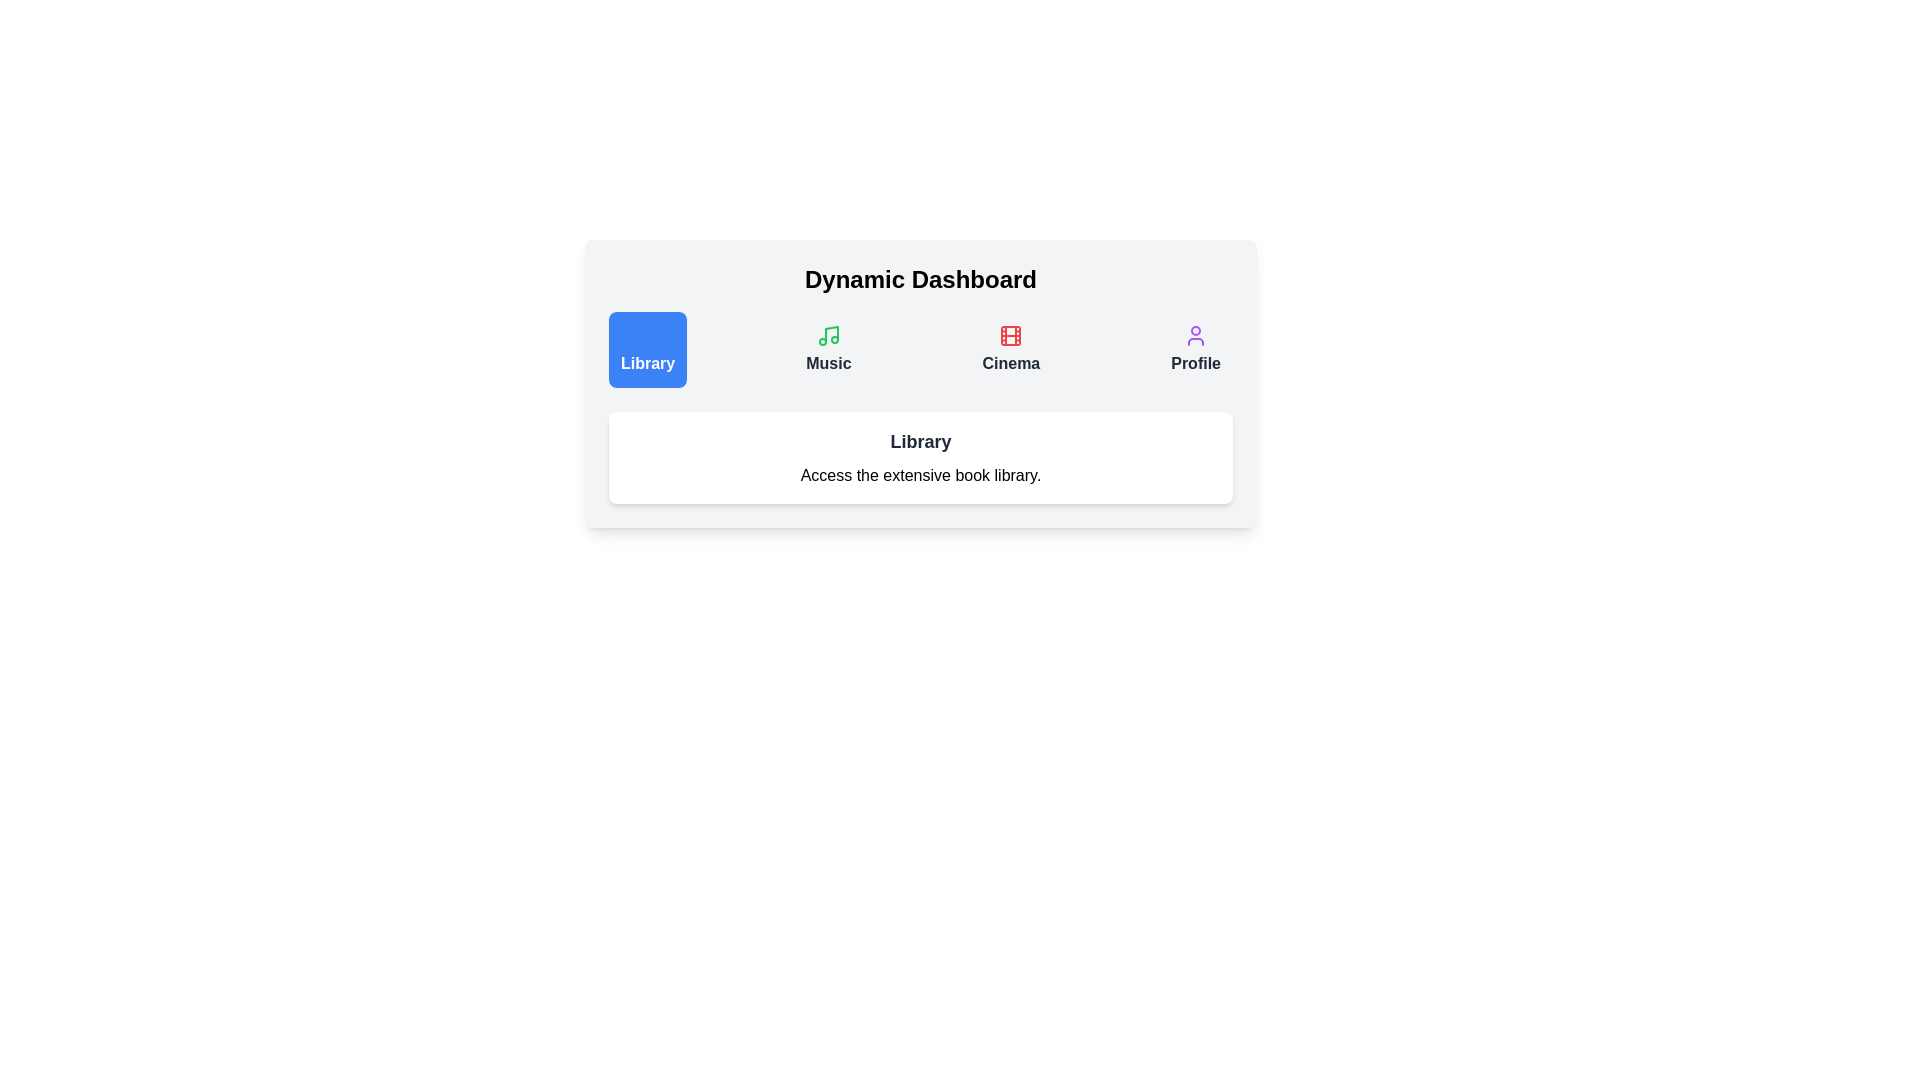 The image size is (1920, 1080). I want to click on the tab button labeled Music to switch to that tab, so click(828, 349).